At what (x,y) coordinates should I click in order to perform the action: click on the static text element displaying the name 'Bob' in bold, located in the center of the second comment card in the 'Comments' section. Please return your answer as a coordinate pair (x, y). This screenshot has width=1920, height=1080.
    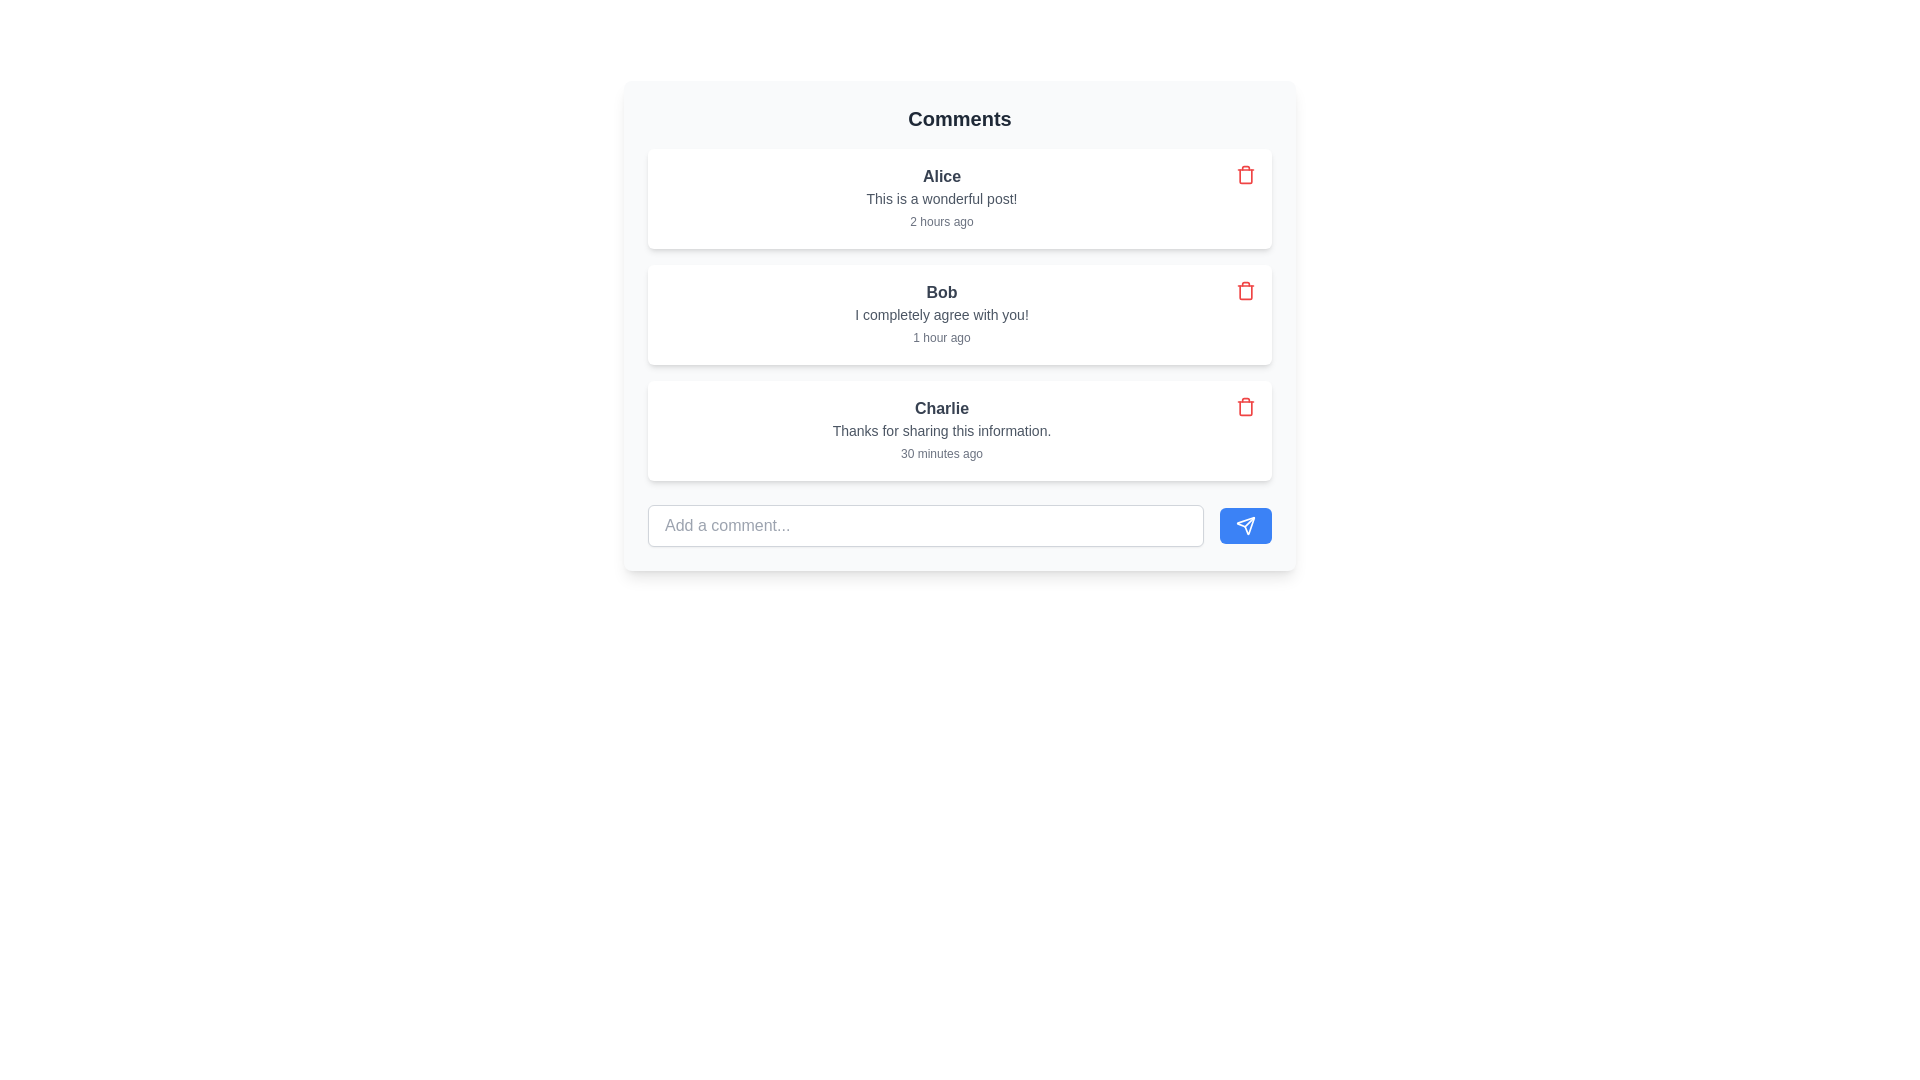
    Looking at the image, I should click on (940, 293).